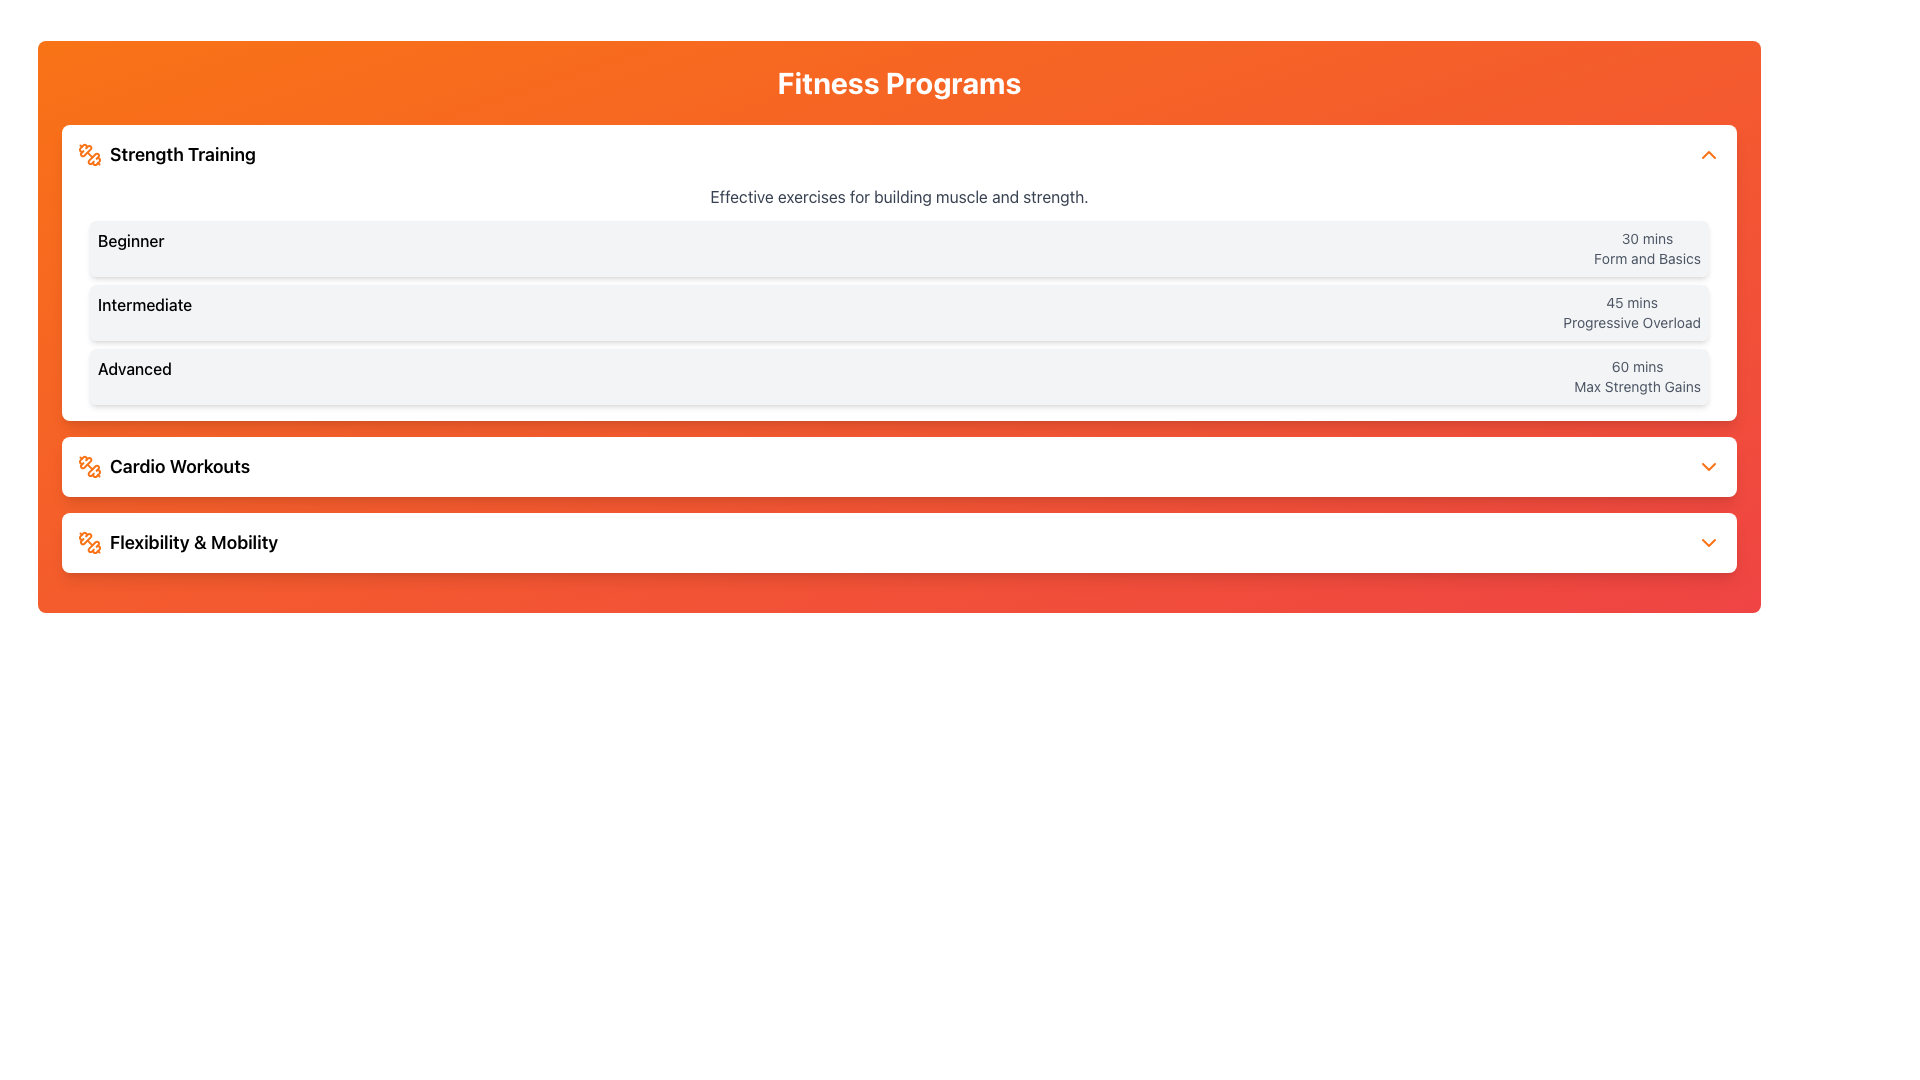 This screenshot has width=1920, height=1080. I want to click on the collapse icon next to the 'Strength Training' header, so click(1707, 153).